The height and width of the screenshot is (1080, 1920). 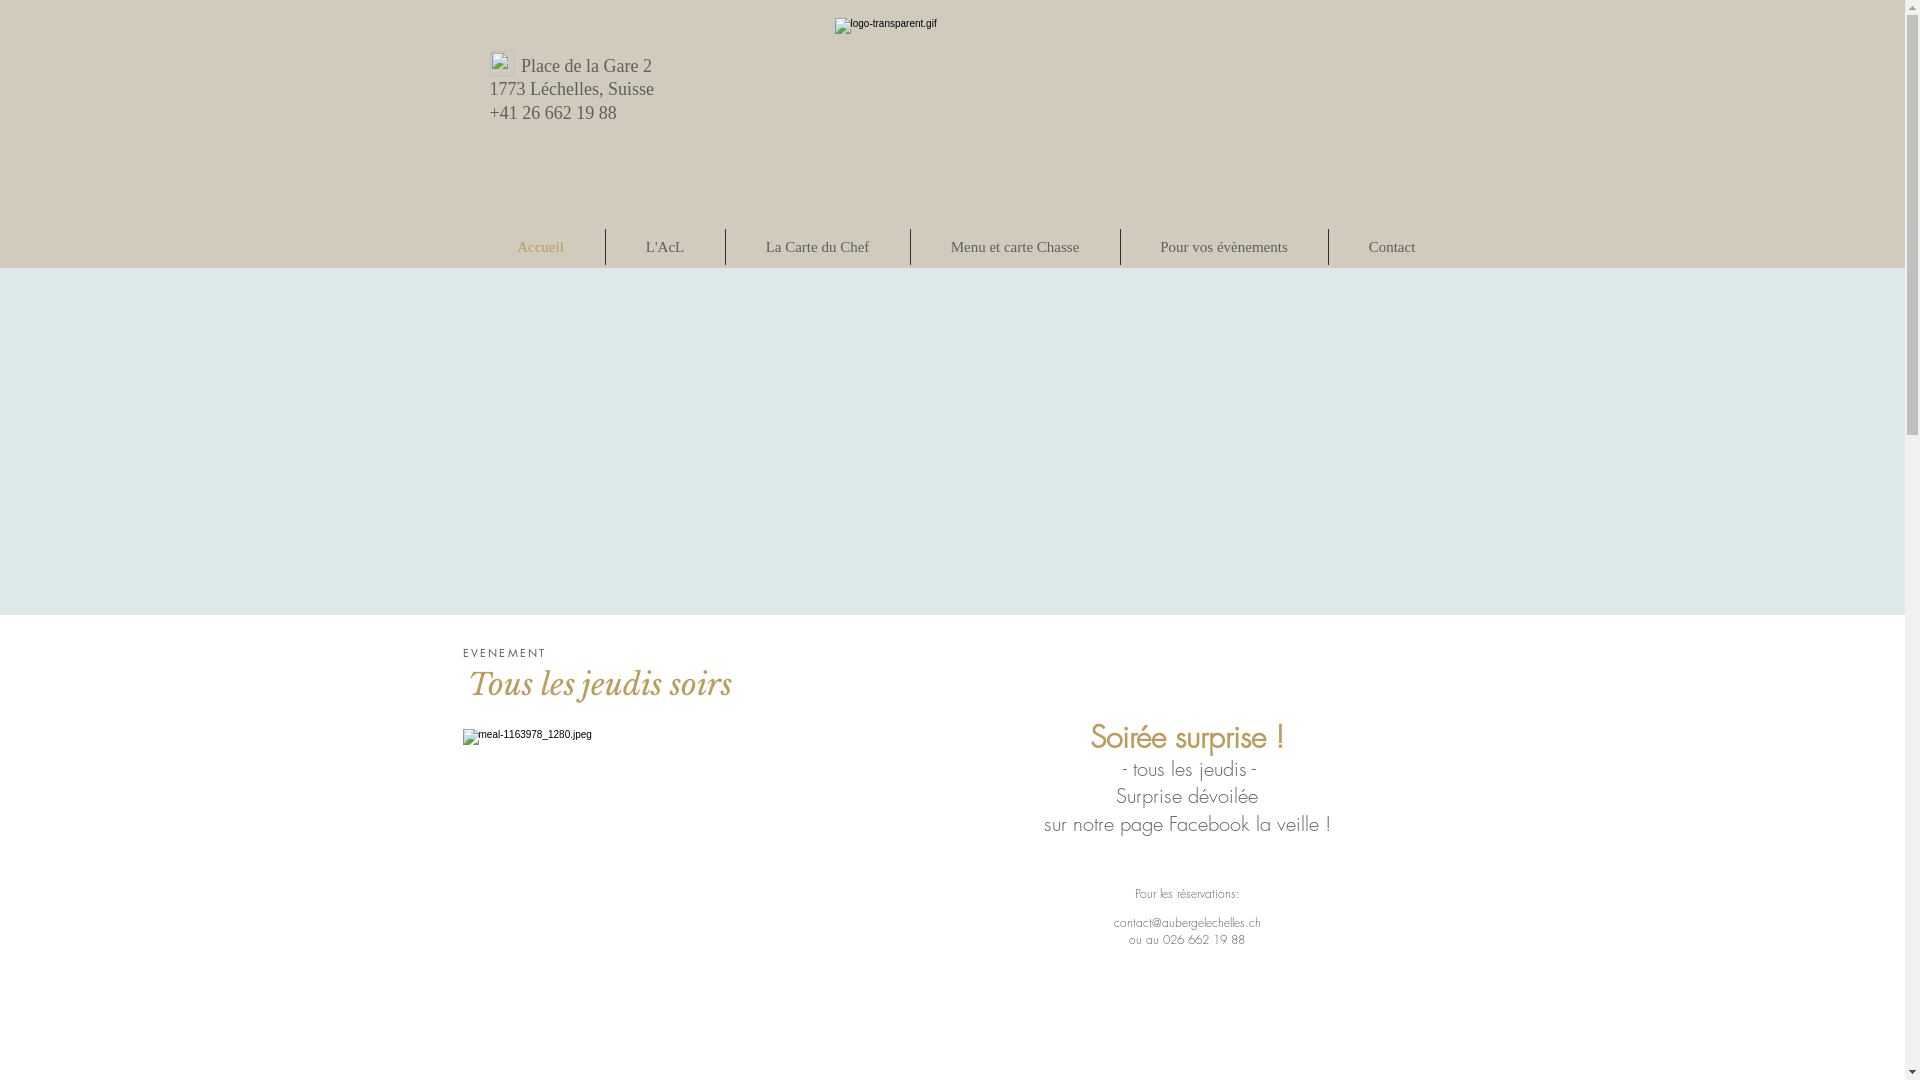 What do you see at coordinates (817, 245) in the screenshot?
I see `'La Carte du Chef'` at bounding box center [817, 245].